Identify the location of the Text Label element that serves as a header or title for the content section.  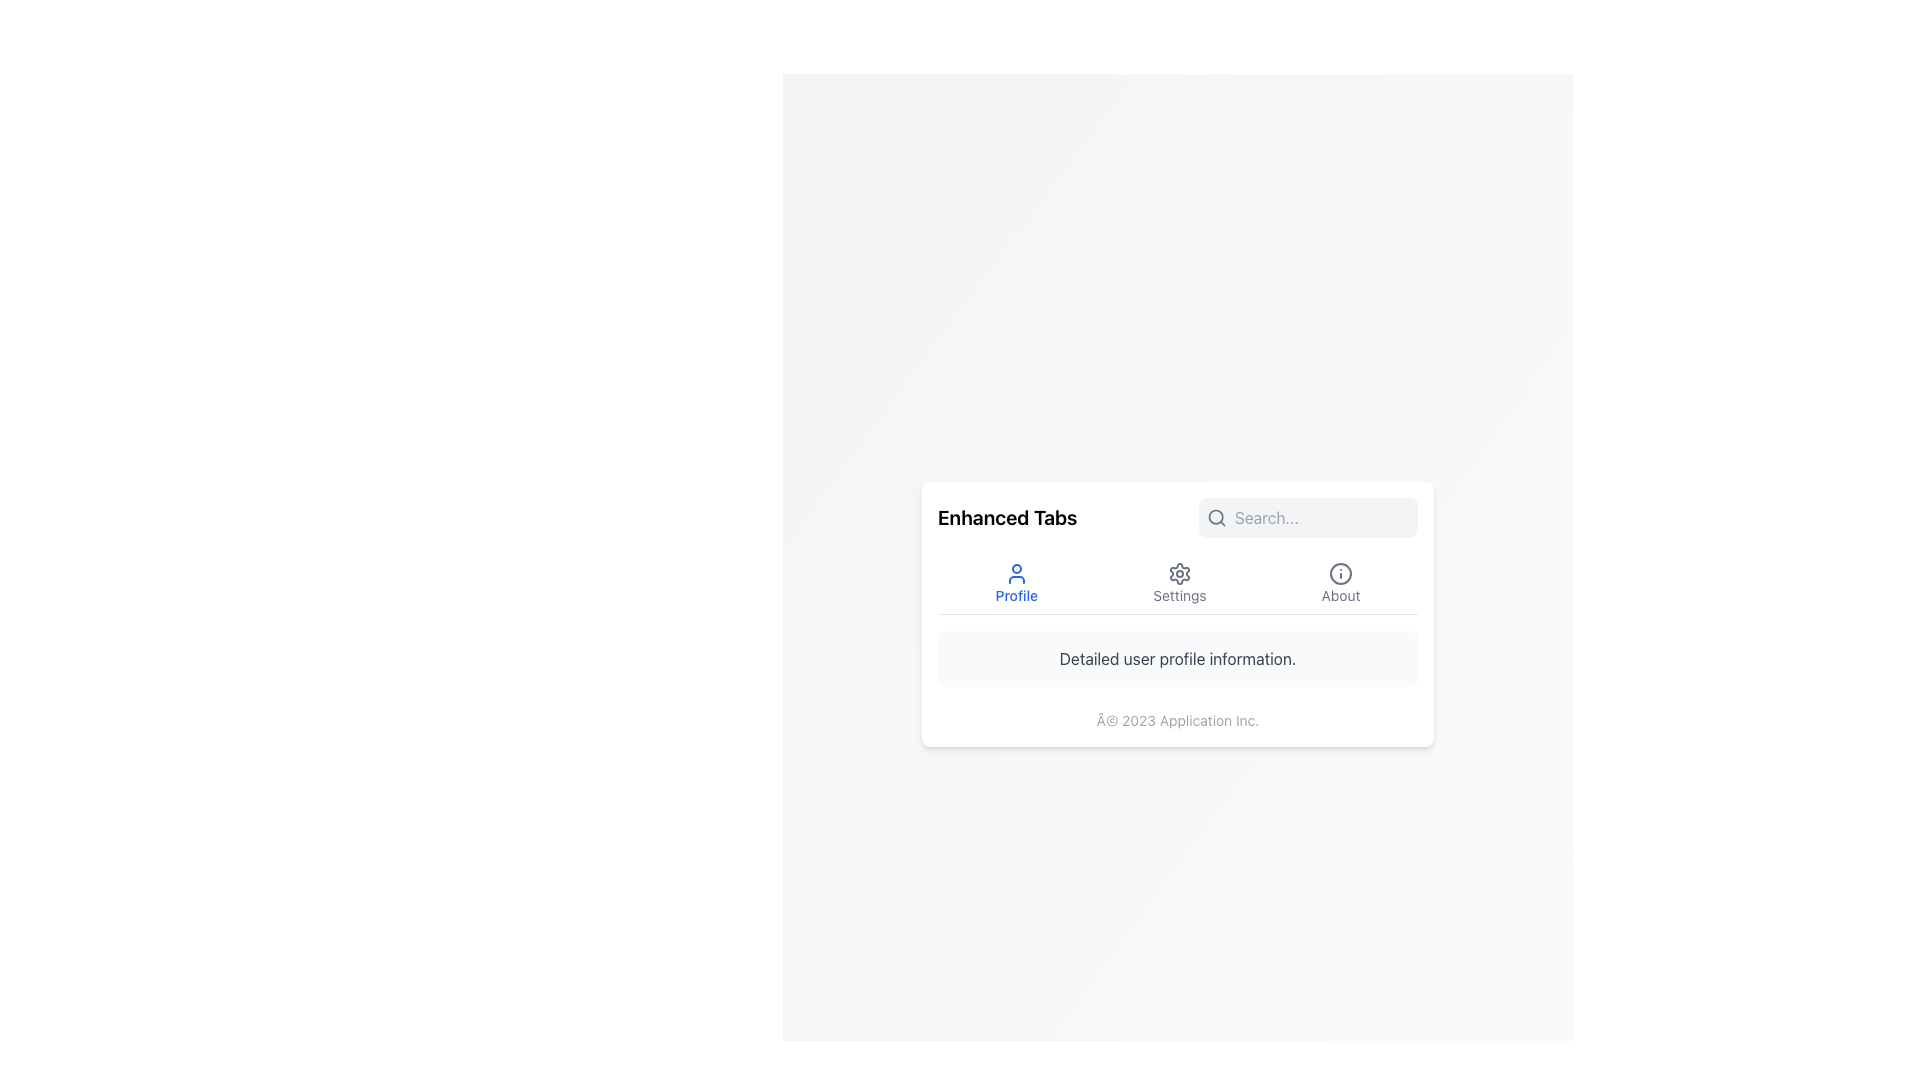
(1007, 516).